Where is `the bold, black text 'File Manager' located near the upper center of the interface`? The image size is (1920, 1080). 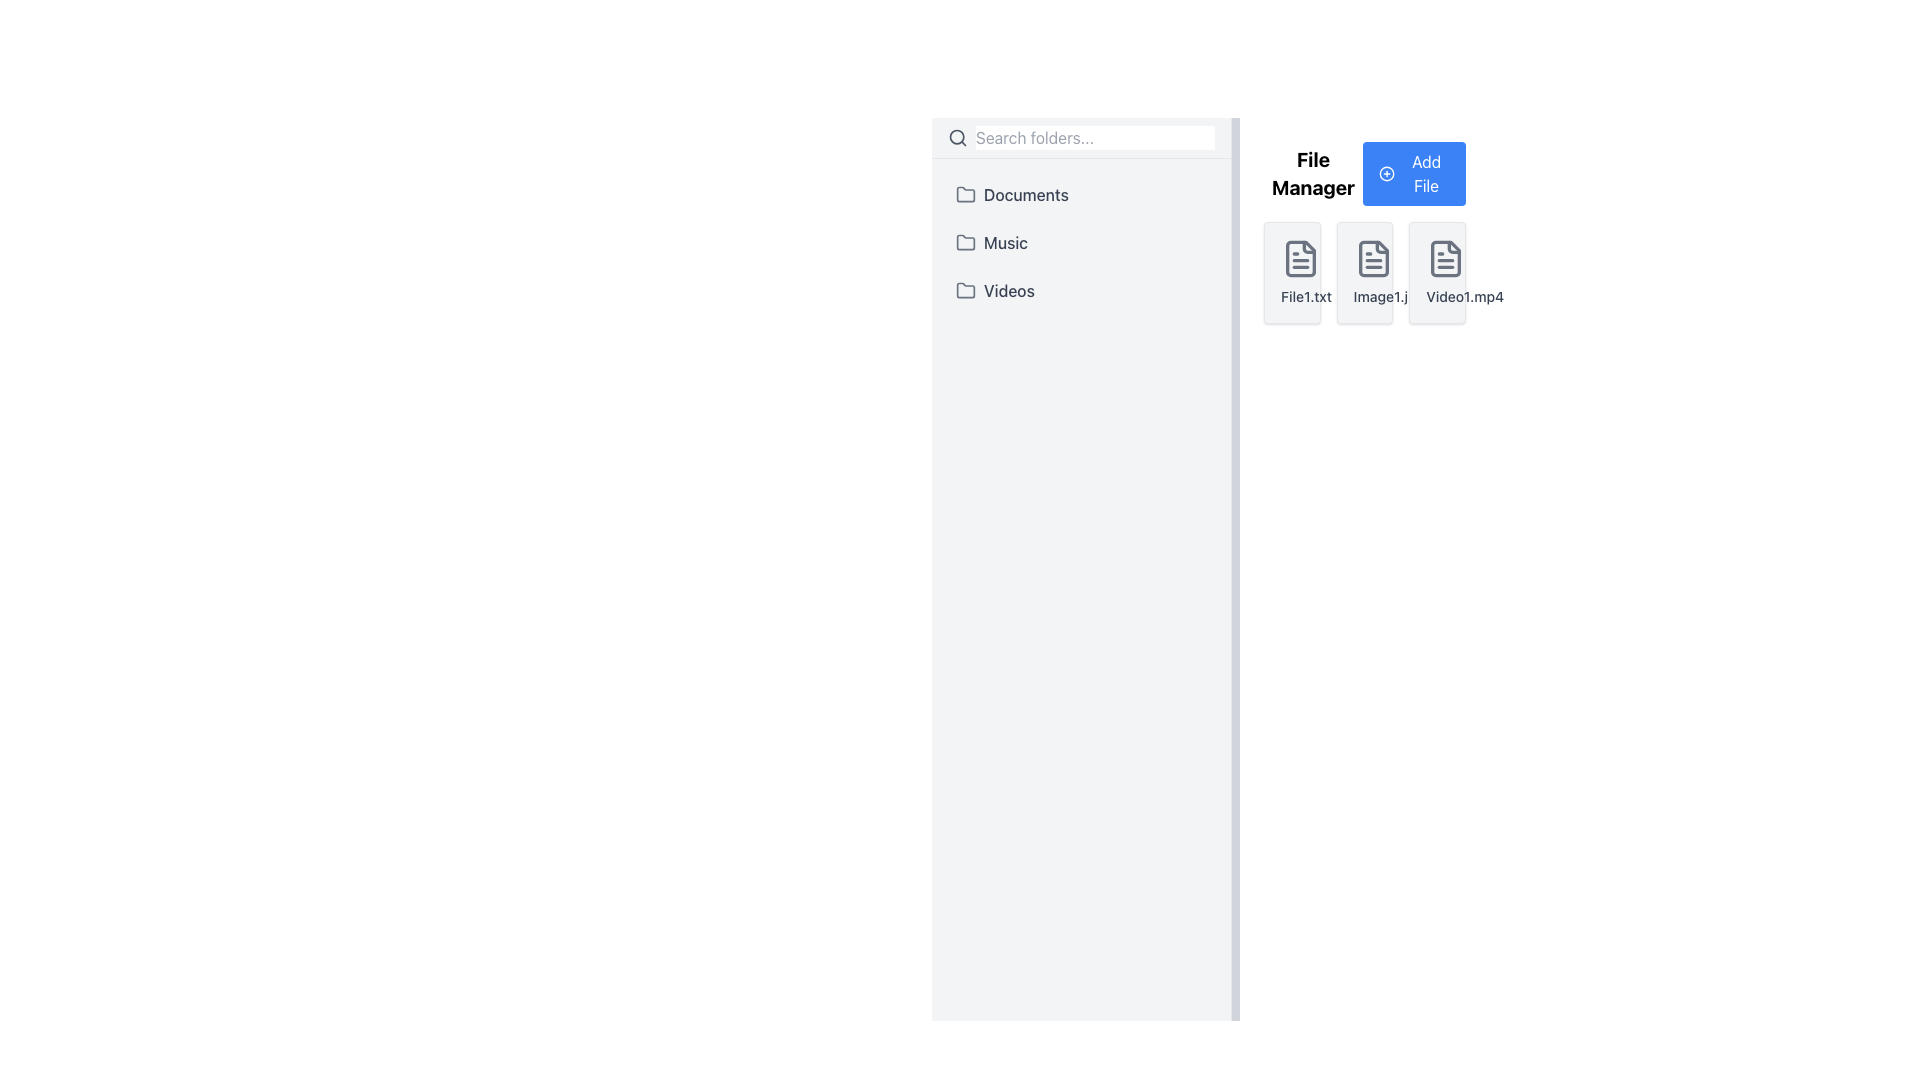
the bold, black text 'File Manager' located near the upper center of the interface is located at coordinates (1313, 172).